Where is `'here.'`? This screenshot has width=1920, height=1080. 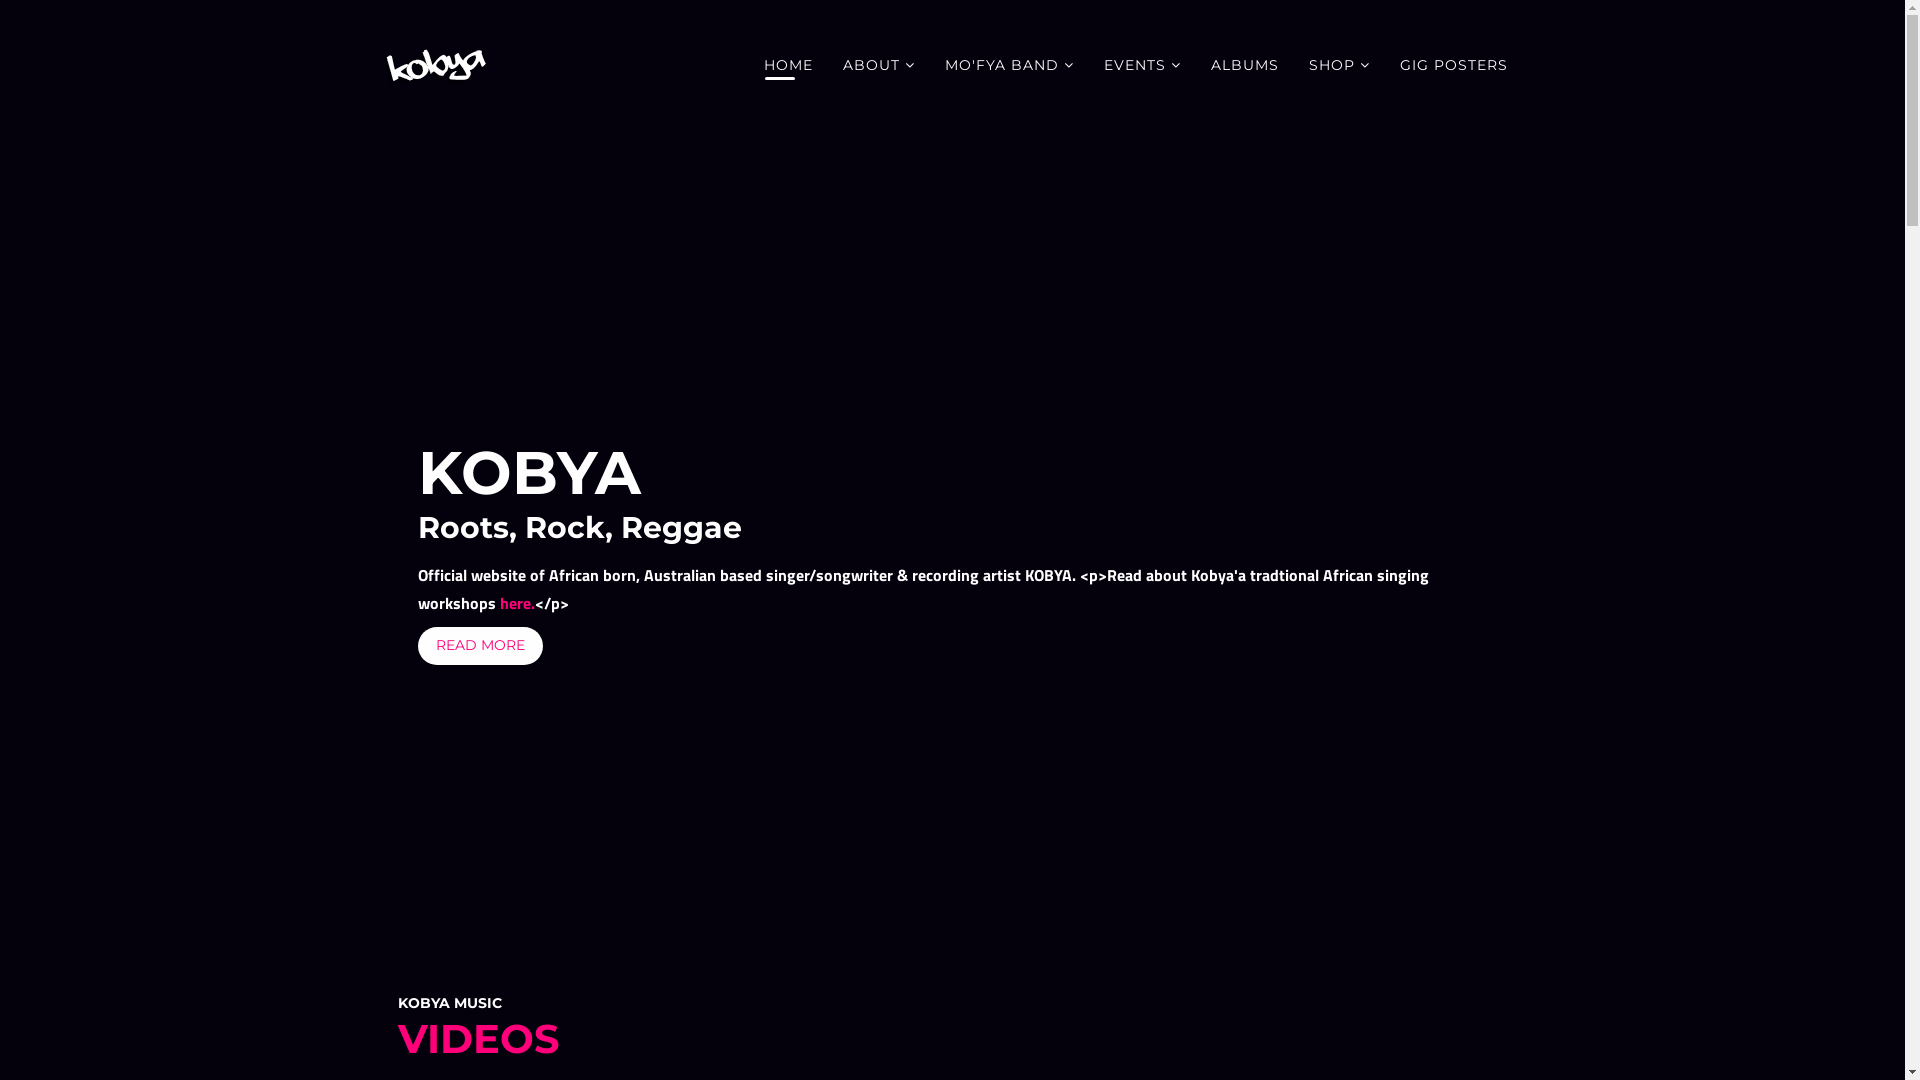 'here.' is located at coordinates (517, 601).